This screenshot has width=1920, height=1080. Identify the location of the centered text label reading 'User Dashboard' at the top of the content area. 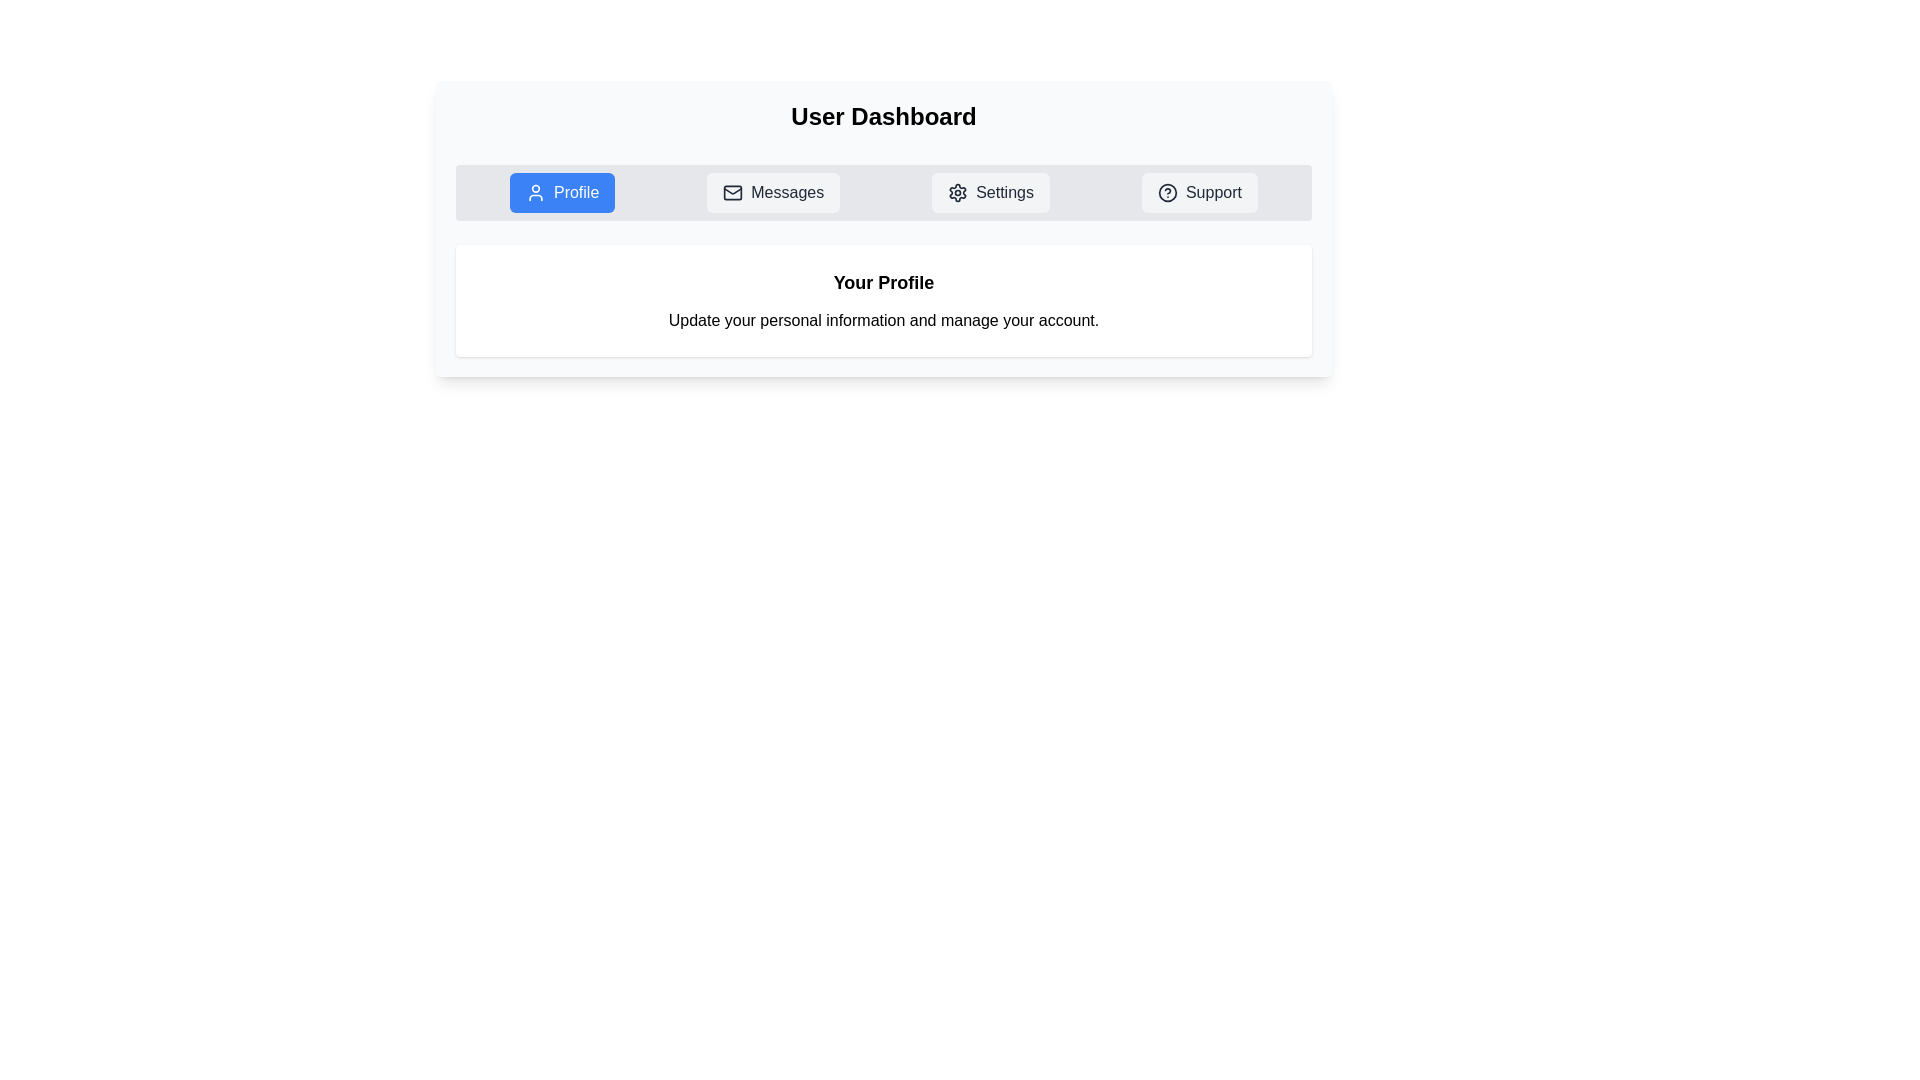
(882, 116).